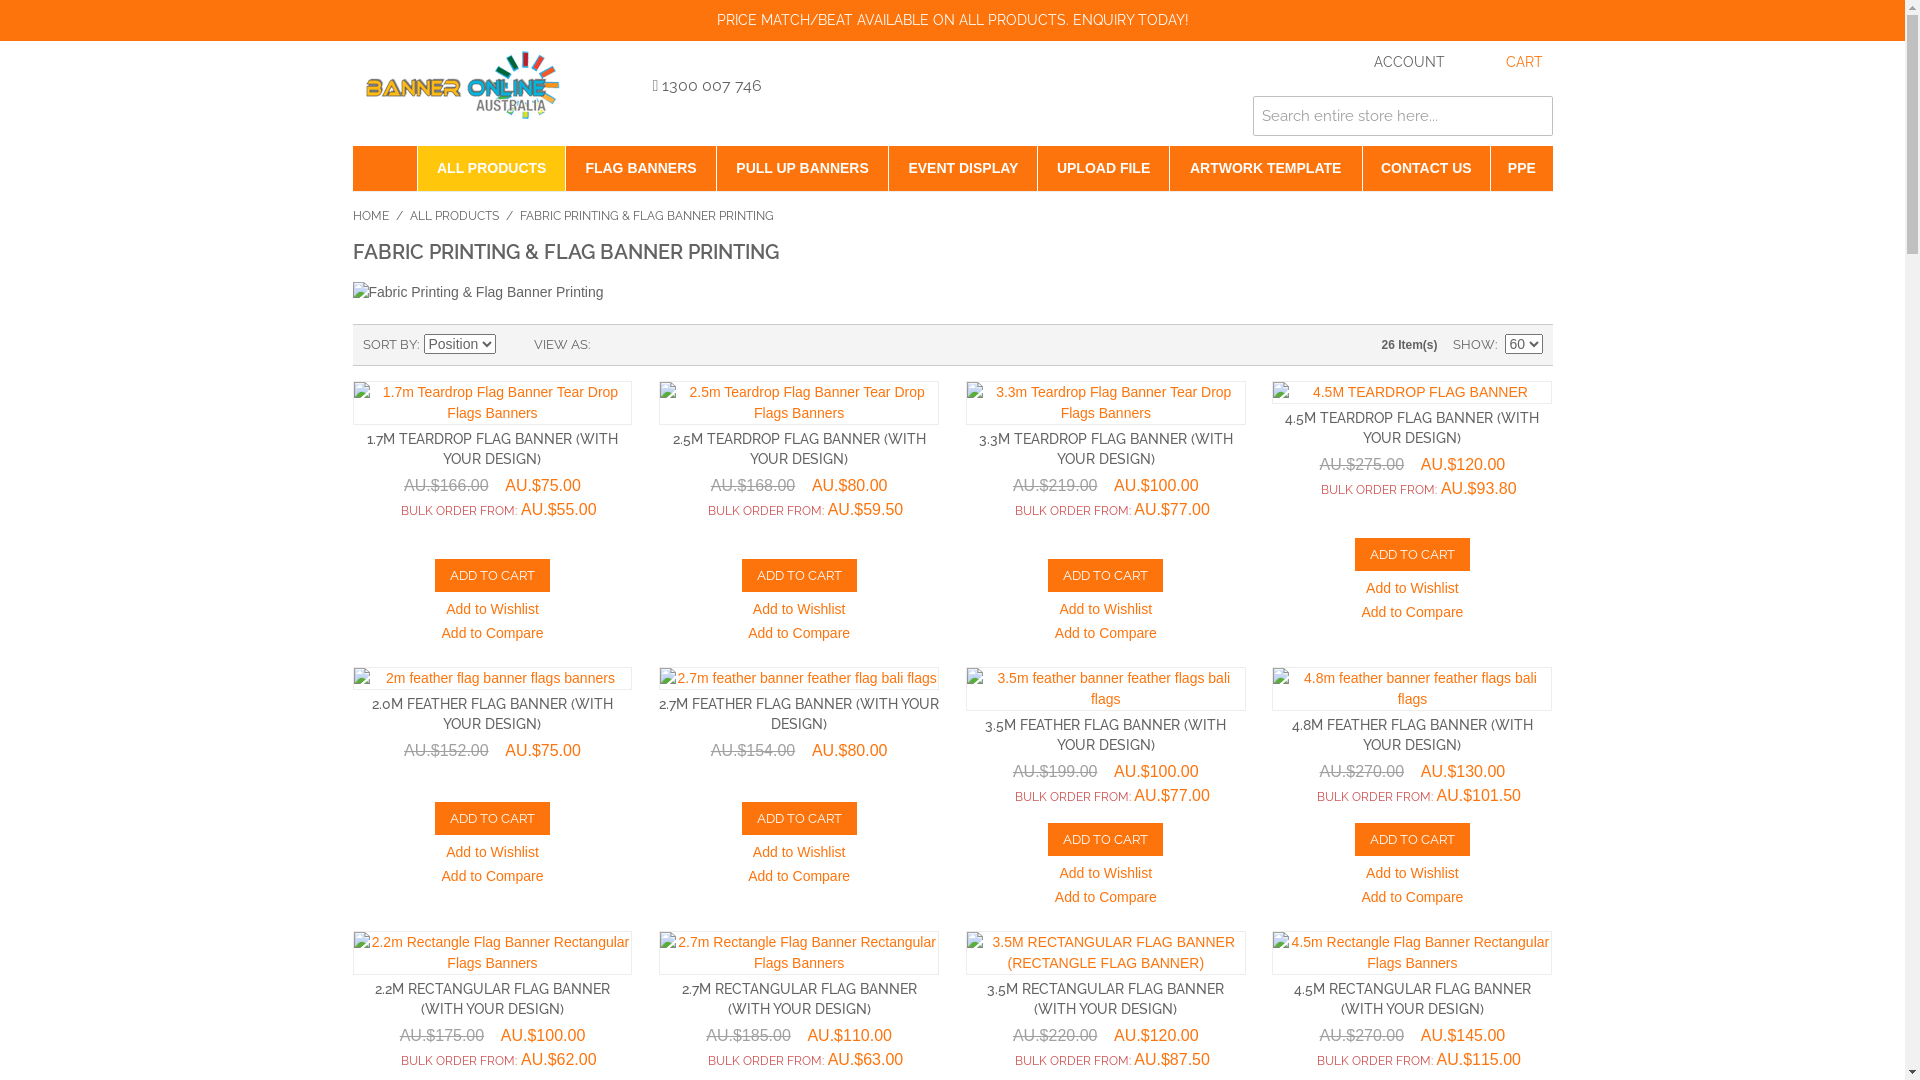 The image size is (1920, 1080). What do you see at coordinates (802, 167) in the screenshot?
I see `'PULL UP BANNERS'` at bounding box center [802, 167].